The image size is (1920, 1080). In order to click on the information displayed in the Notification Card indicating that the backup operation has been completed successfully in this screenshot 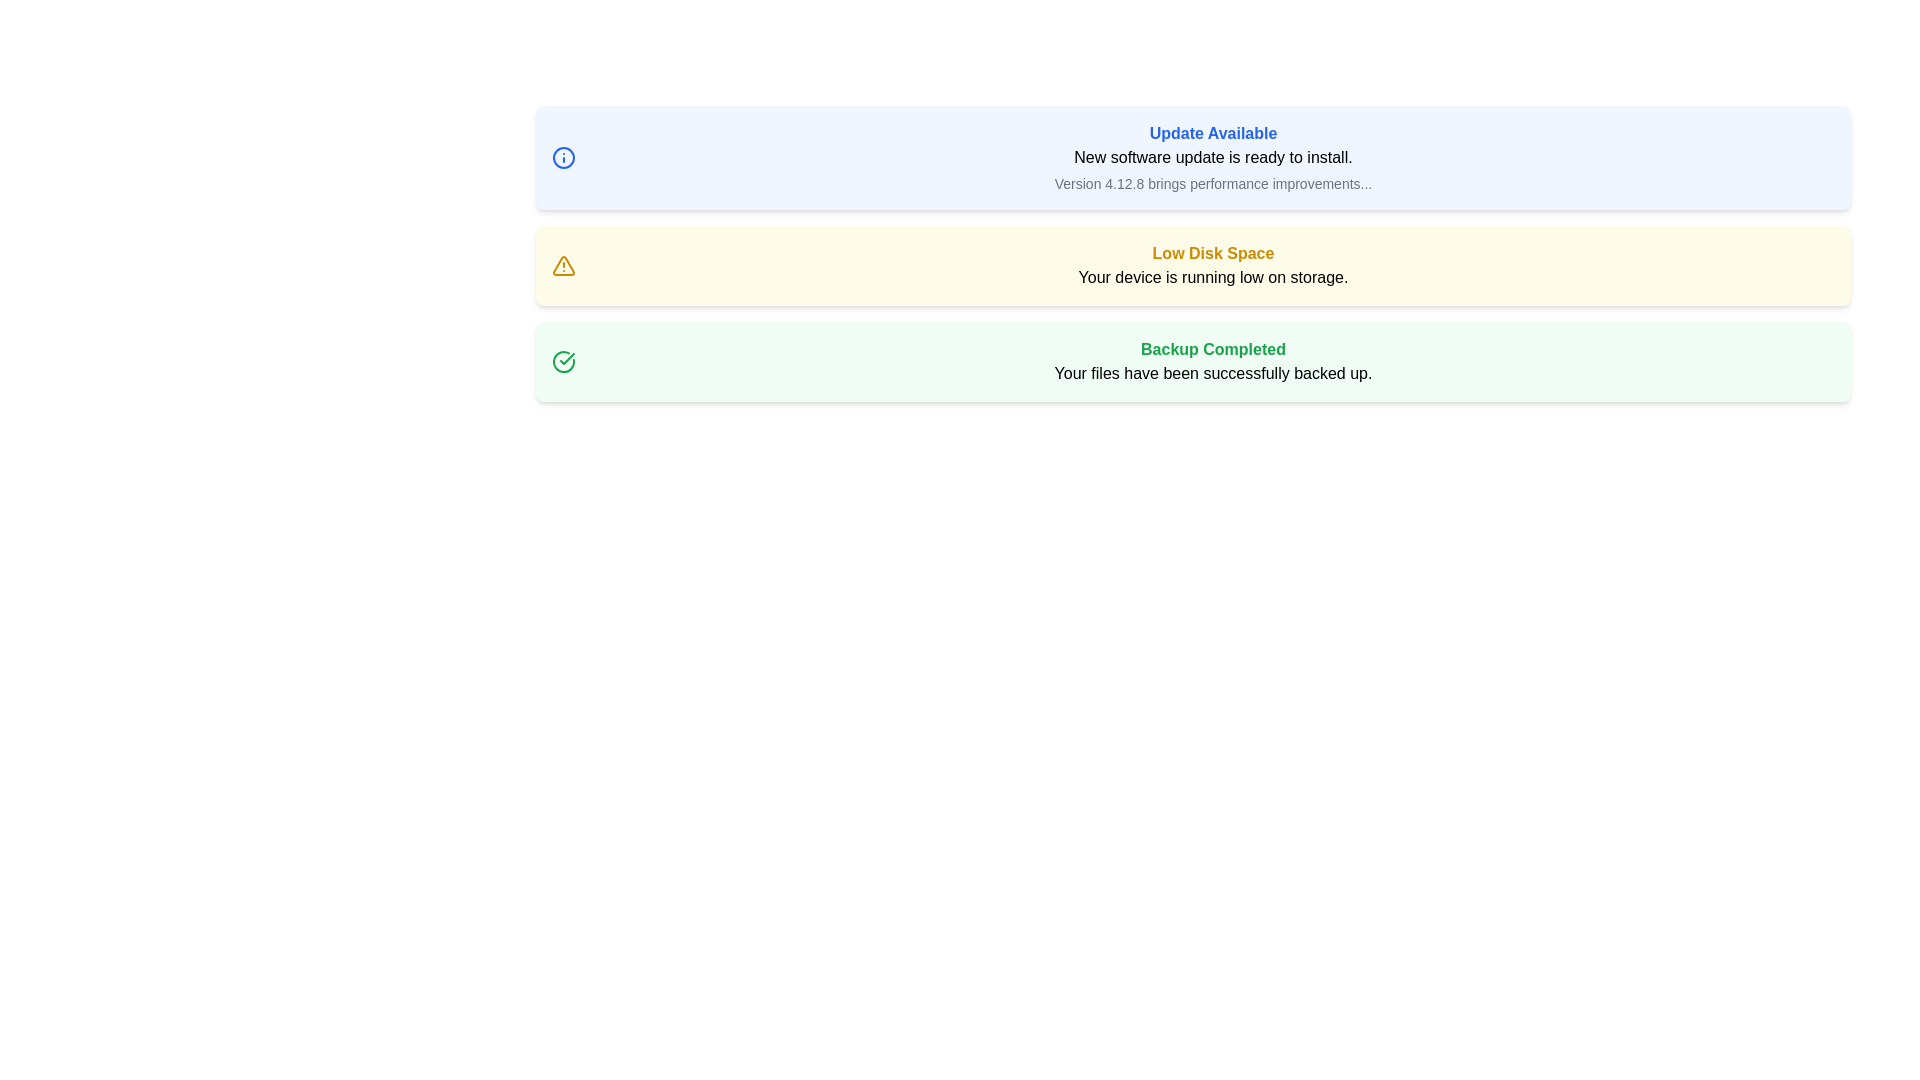, I will do `click(1193, 362)`.